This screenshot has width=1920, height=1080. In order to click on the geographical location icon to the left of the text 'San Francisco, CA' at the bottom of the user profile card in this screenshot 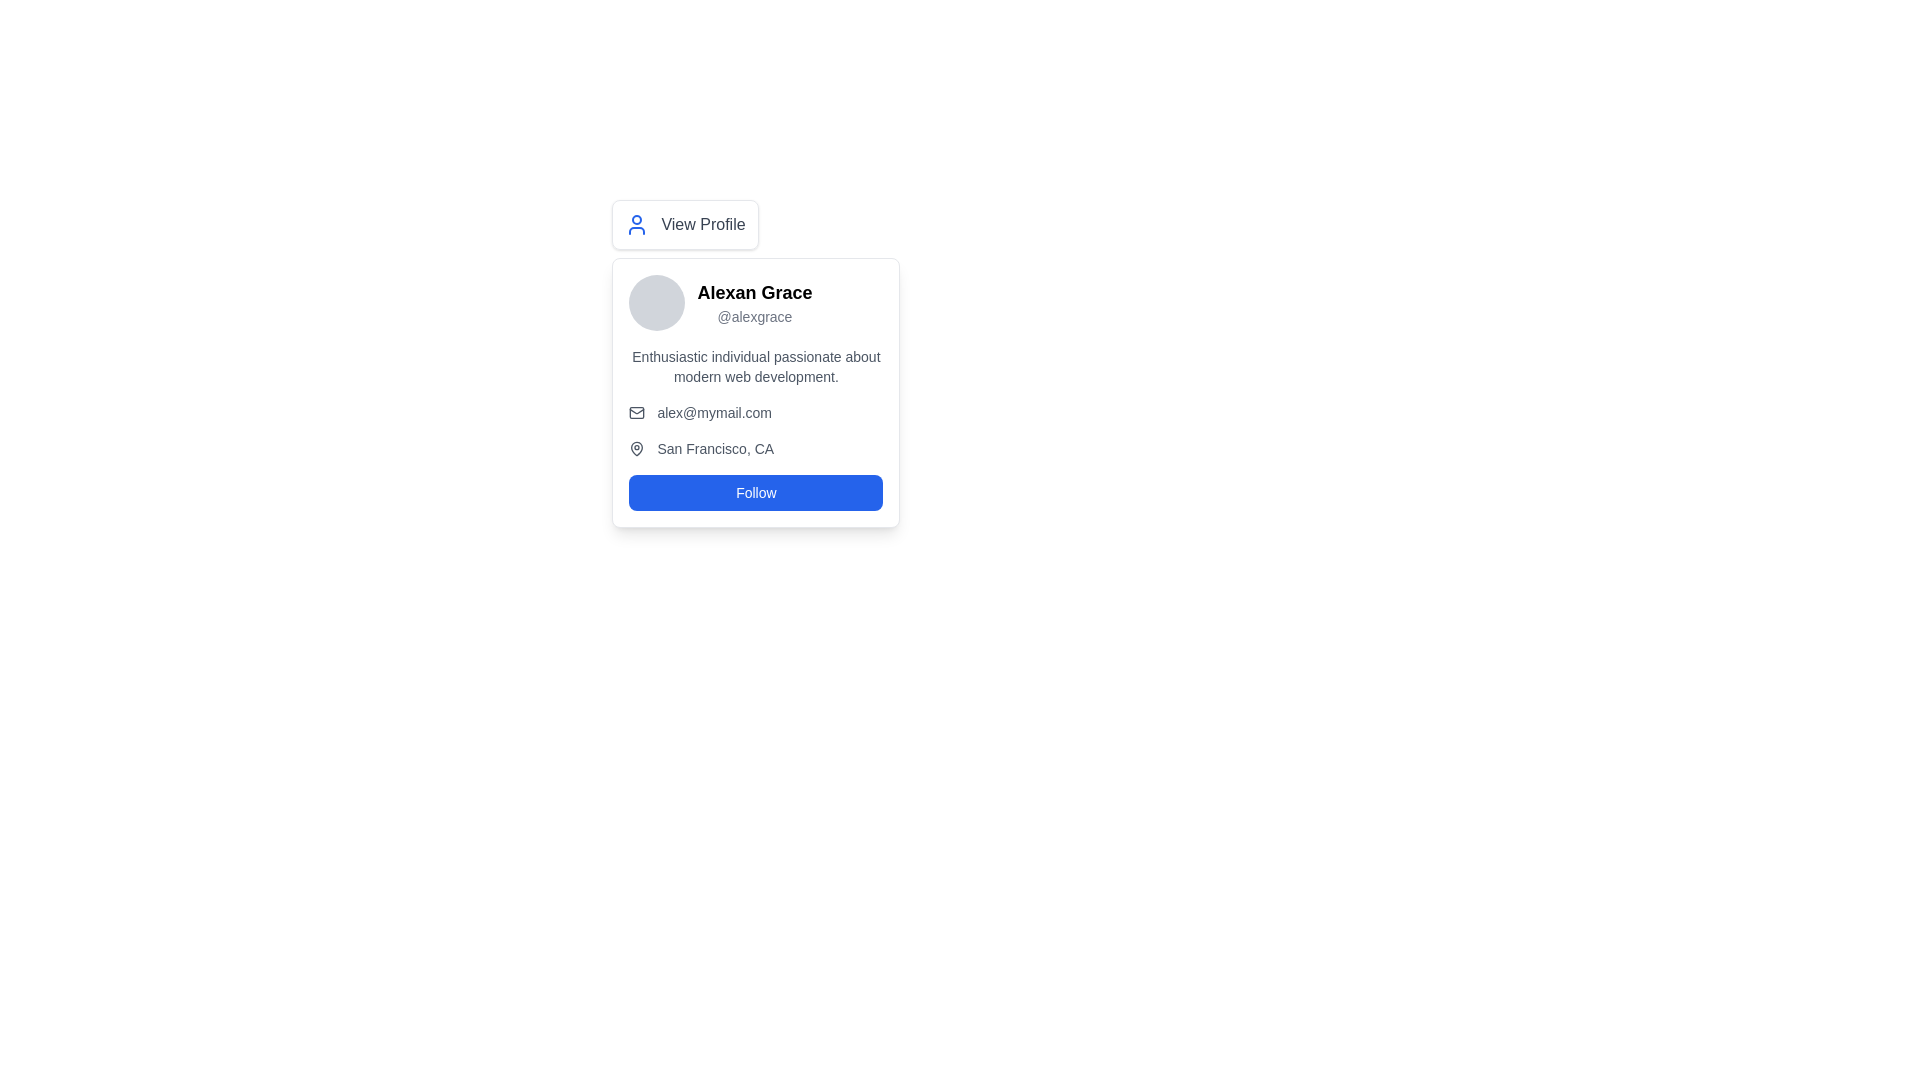, I will do `click(636, 447)`.